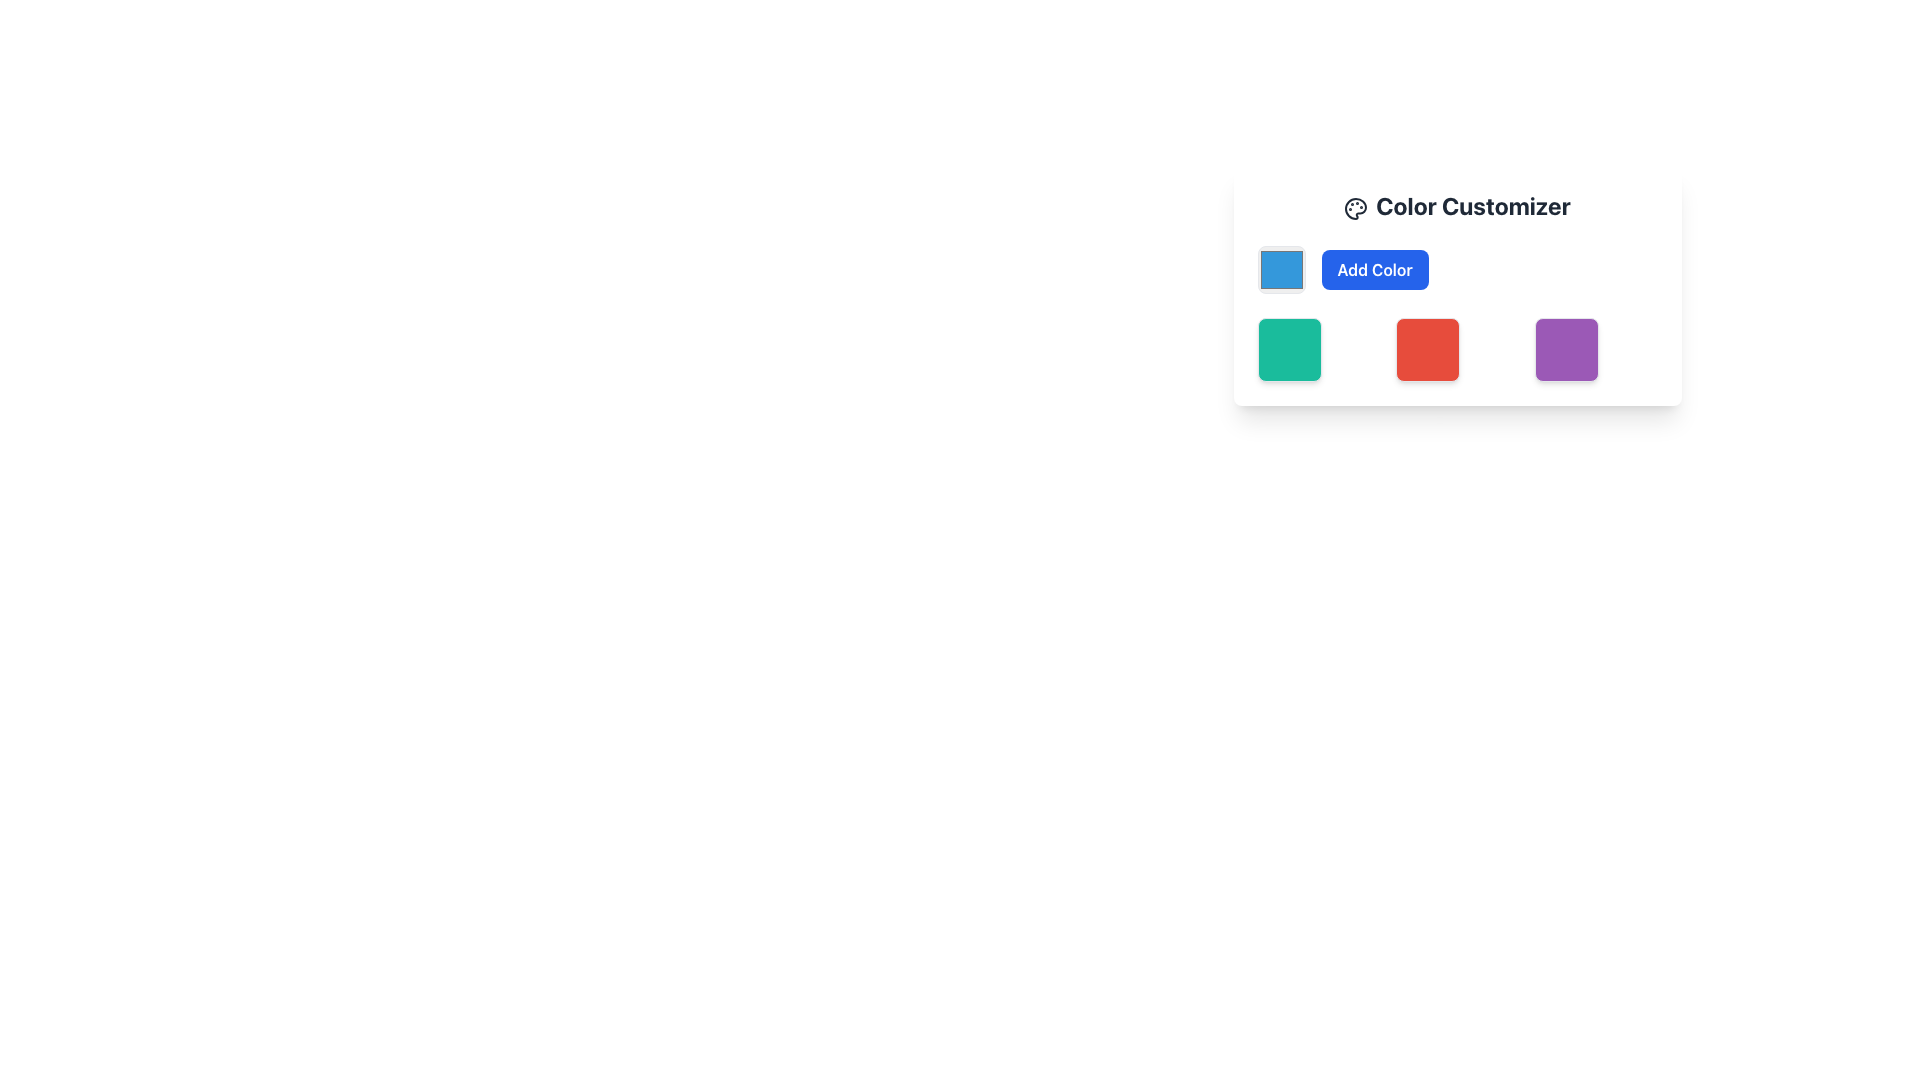  I want to click on the selectable color box located in the second row and second column of the grid, so click(1289, 349).